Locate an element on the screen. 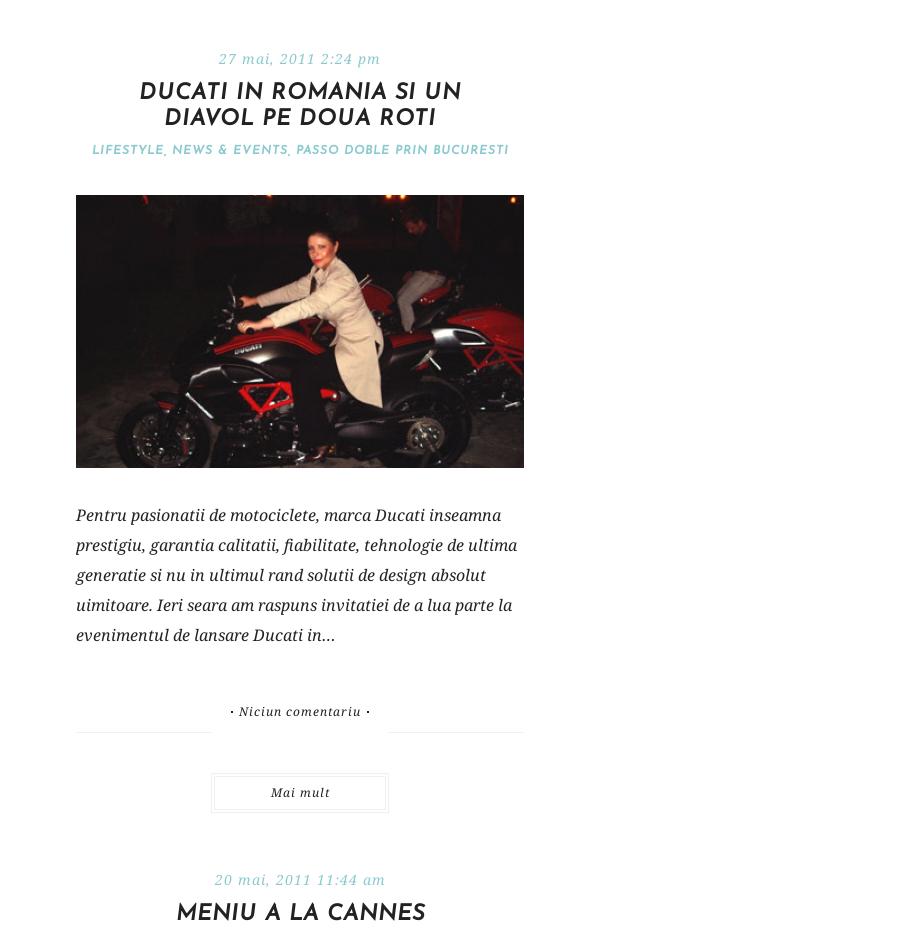 Image resolution: width=900 pixels, height=939 pixels. 'Niciun comentariu' is located at coordinates (298, 710).